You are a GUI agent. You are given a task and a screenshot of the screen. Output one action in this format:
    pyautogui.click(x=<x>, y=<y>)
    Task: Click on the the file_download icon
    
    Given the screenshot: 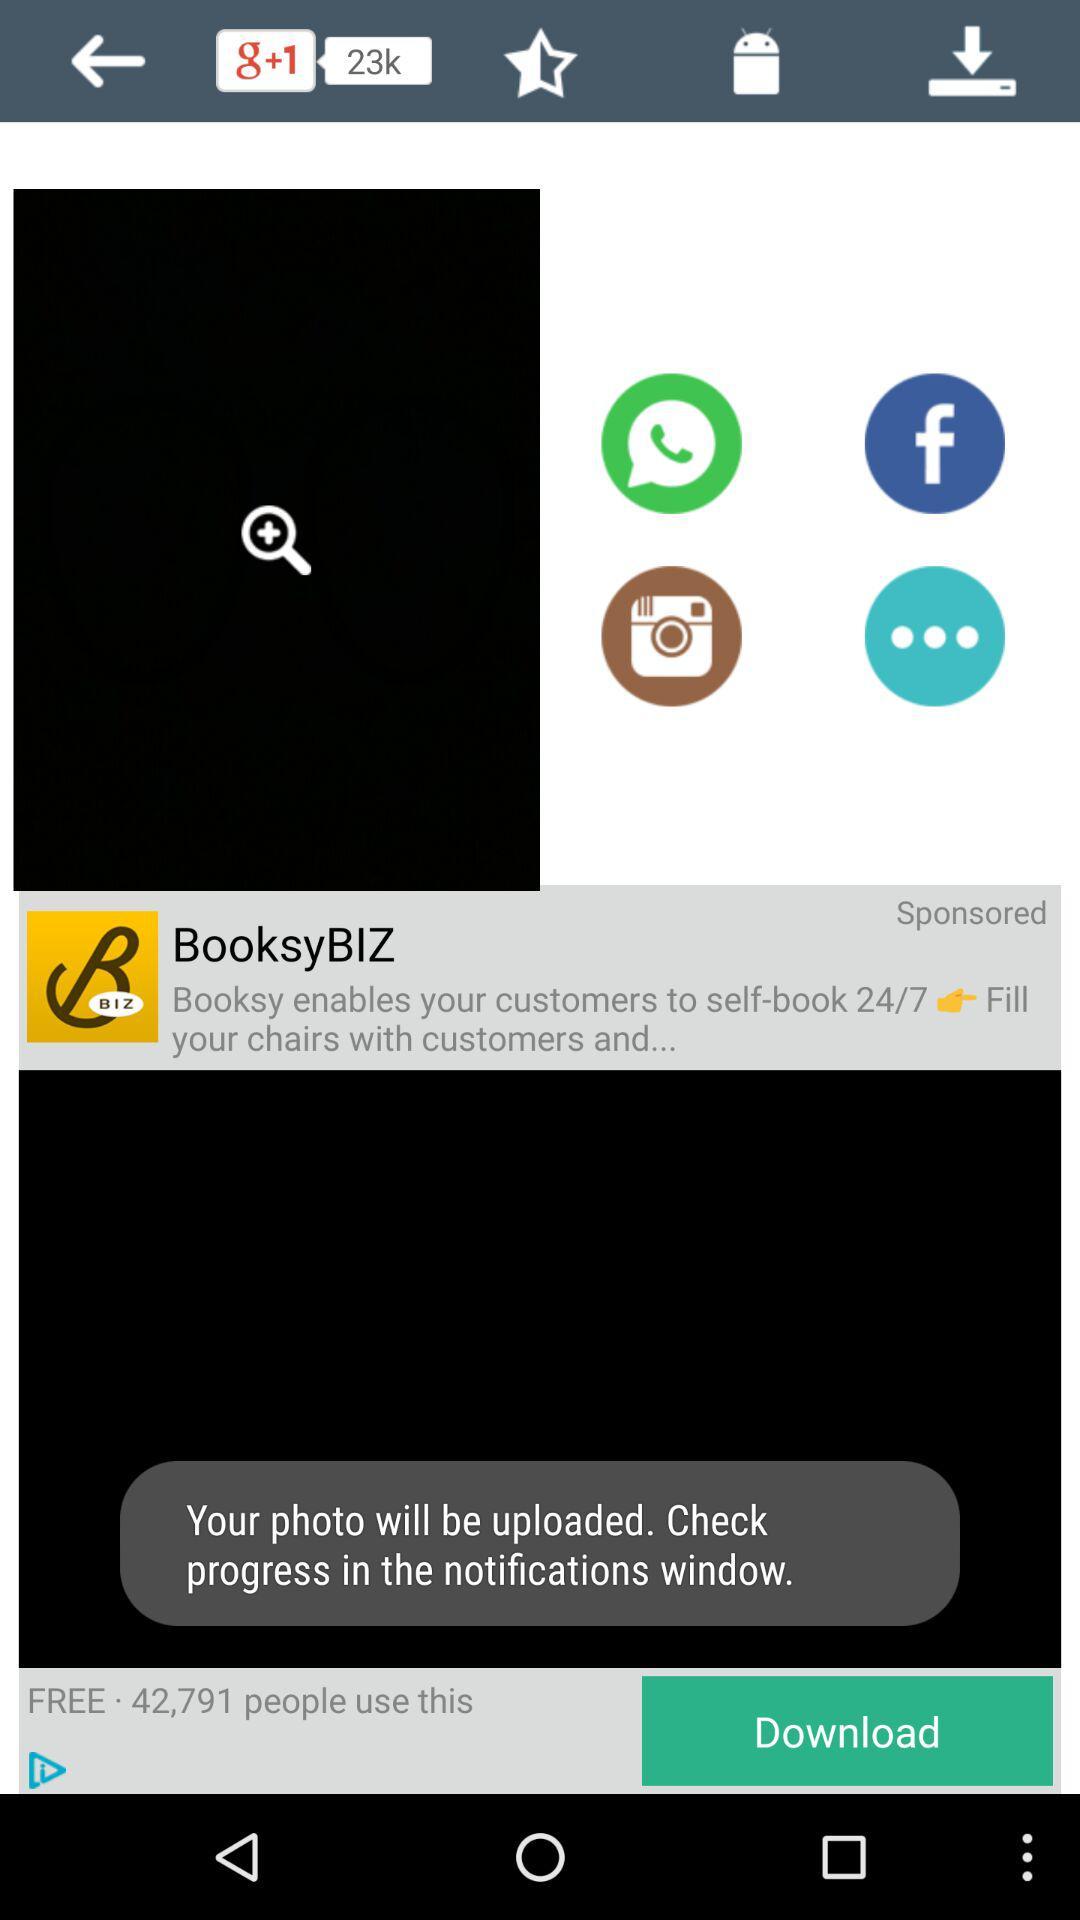 What is the action you would take?
    pyautogui.click(x=971, y=65)
    